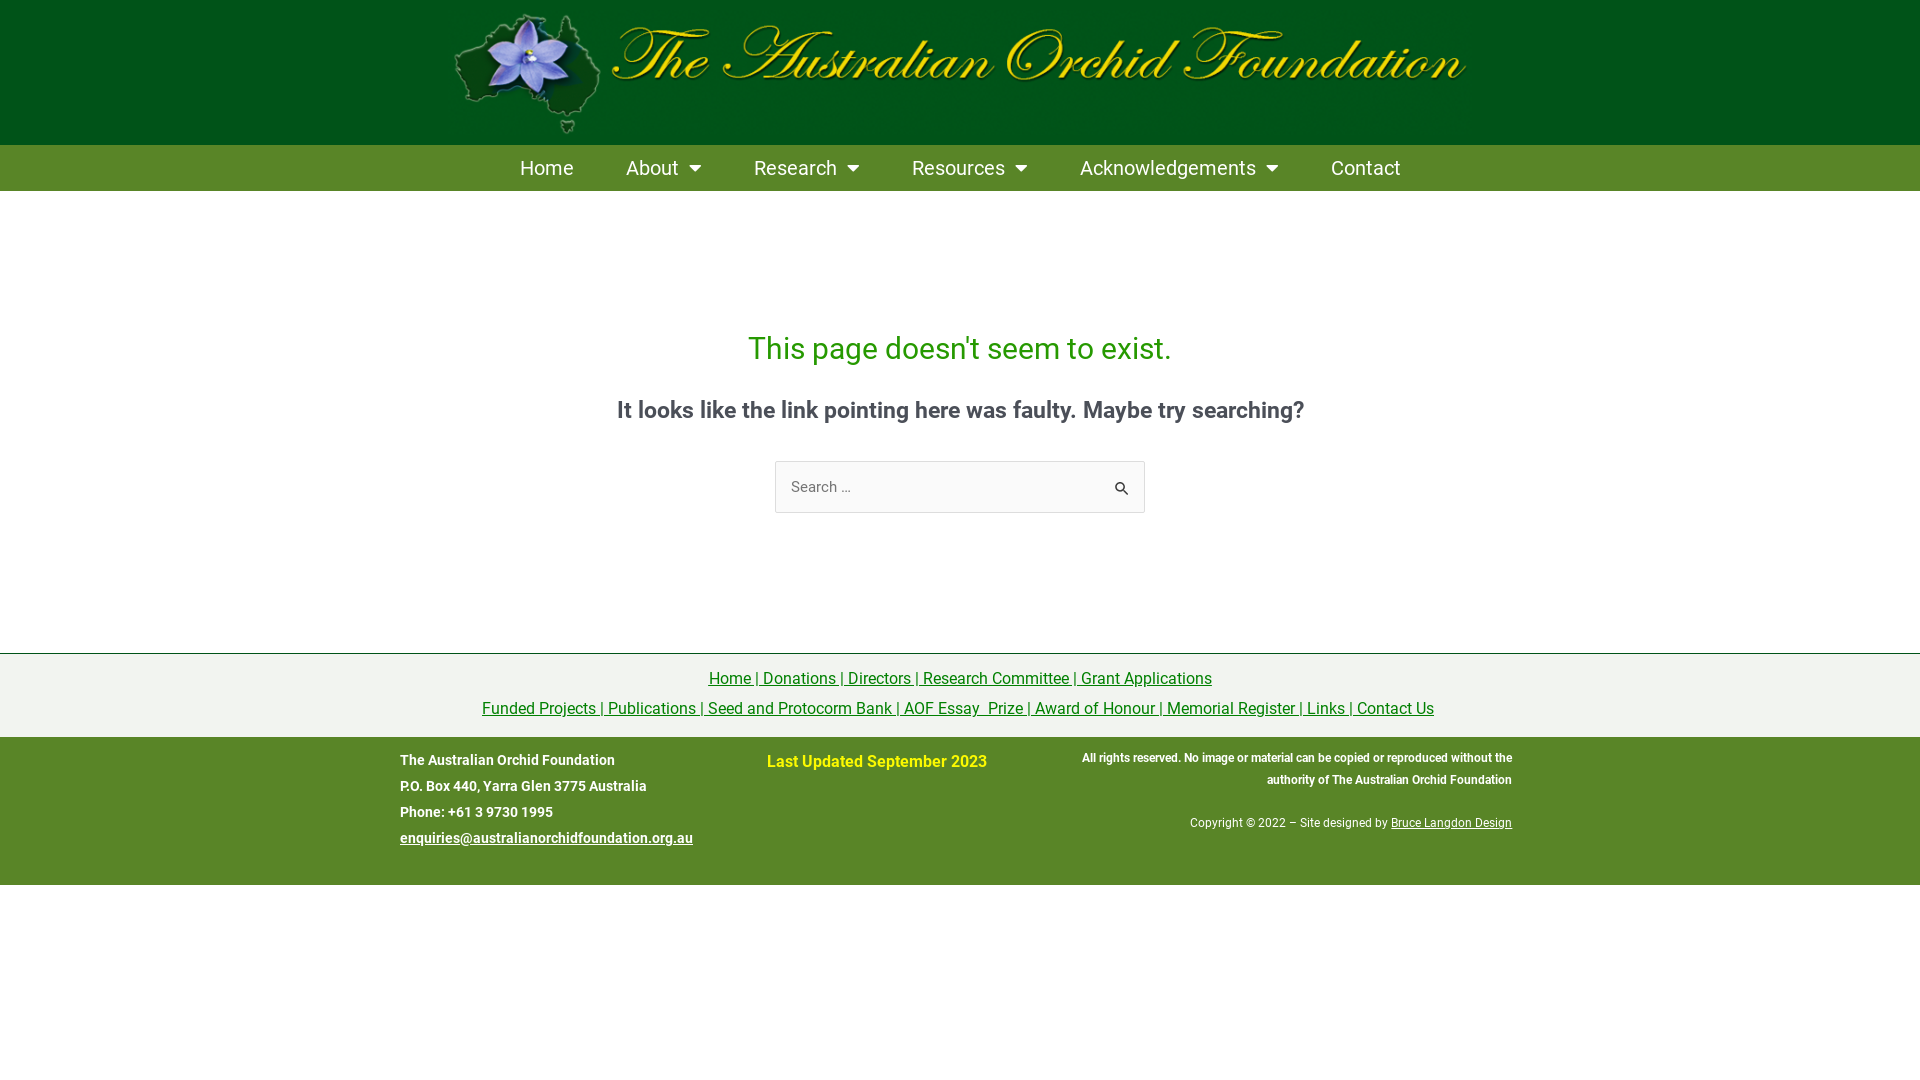  I want to click on 'Directors', so click(879, 677).